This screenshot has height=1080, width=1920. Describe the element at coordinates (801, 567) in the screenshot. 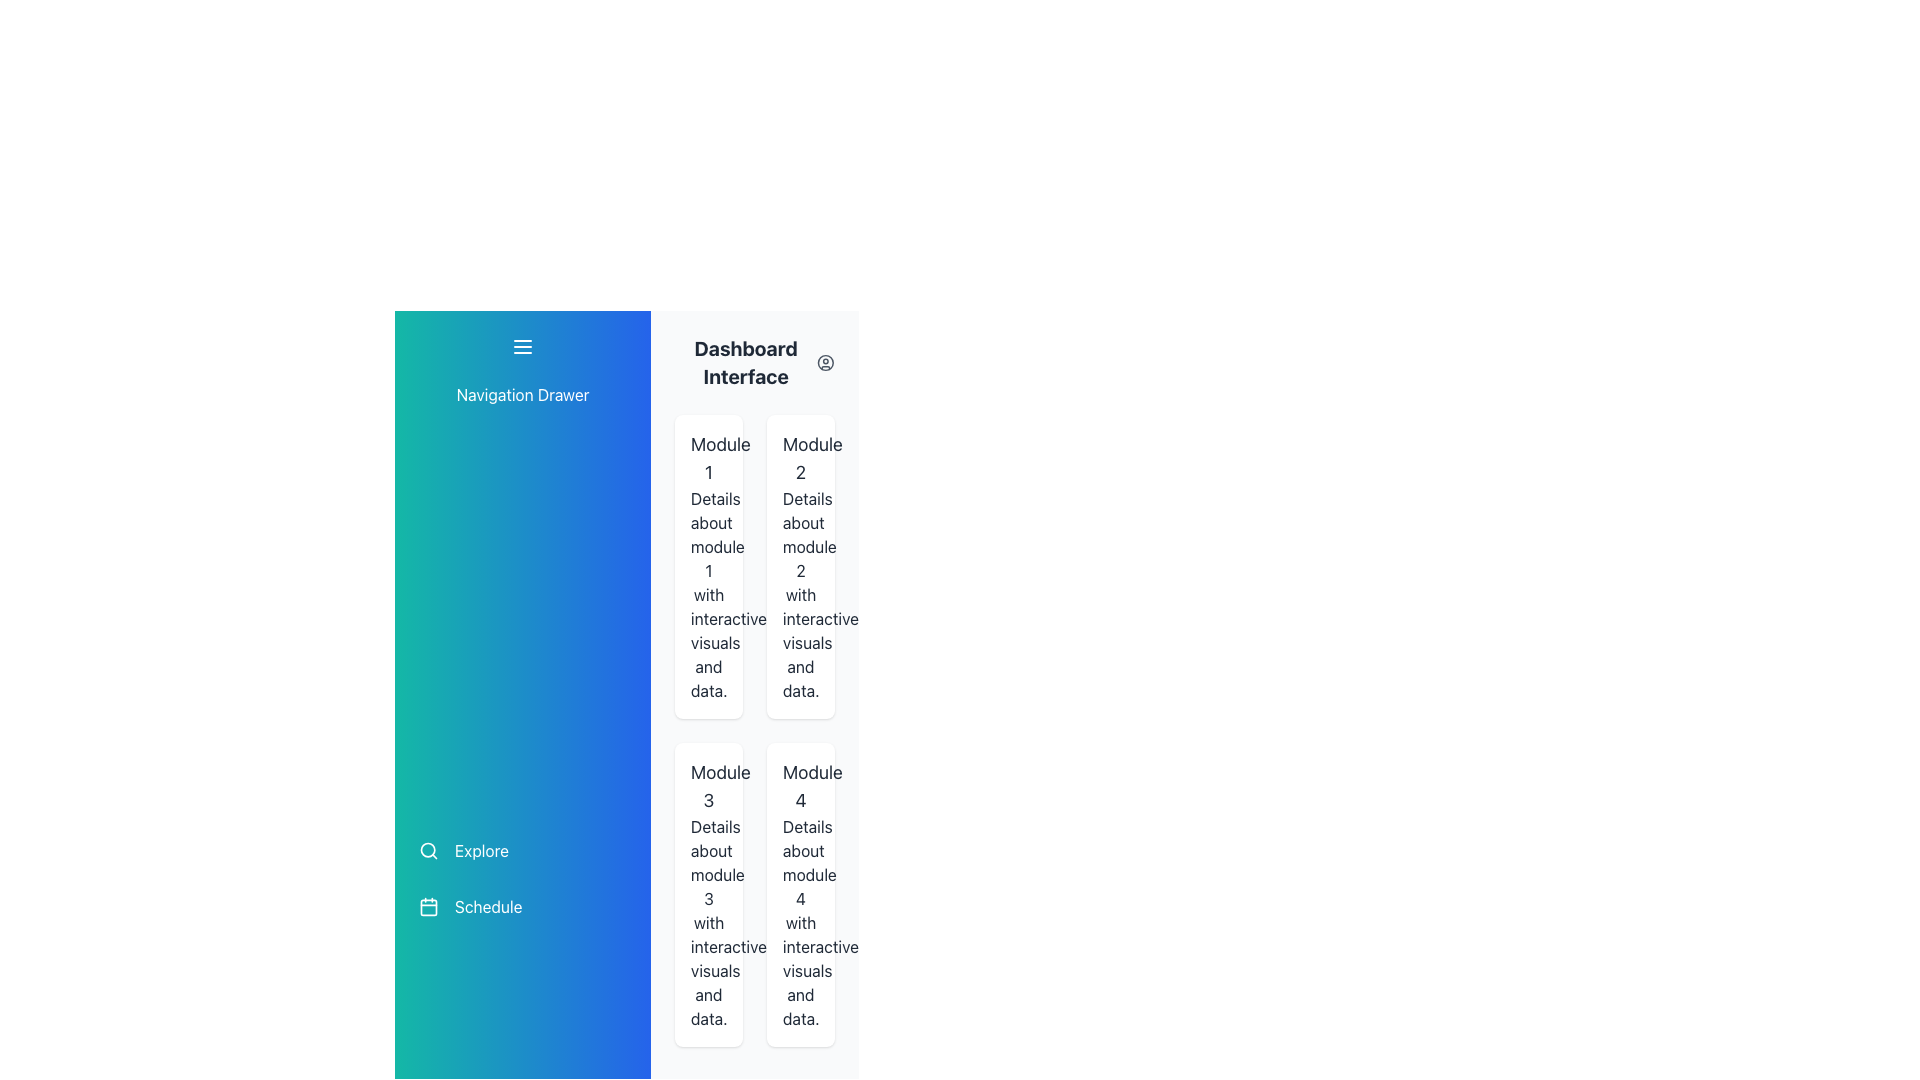

I see `the Informational Card for 'Module 2' located in the second column under 'Dashboard Interface'` at that location.